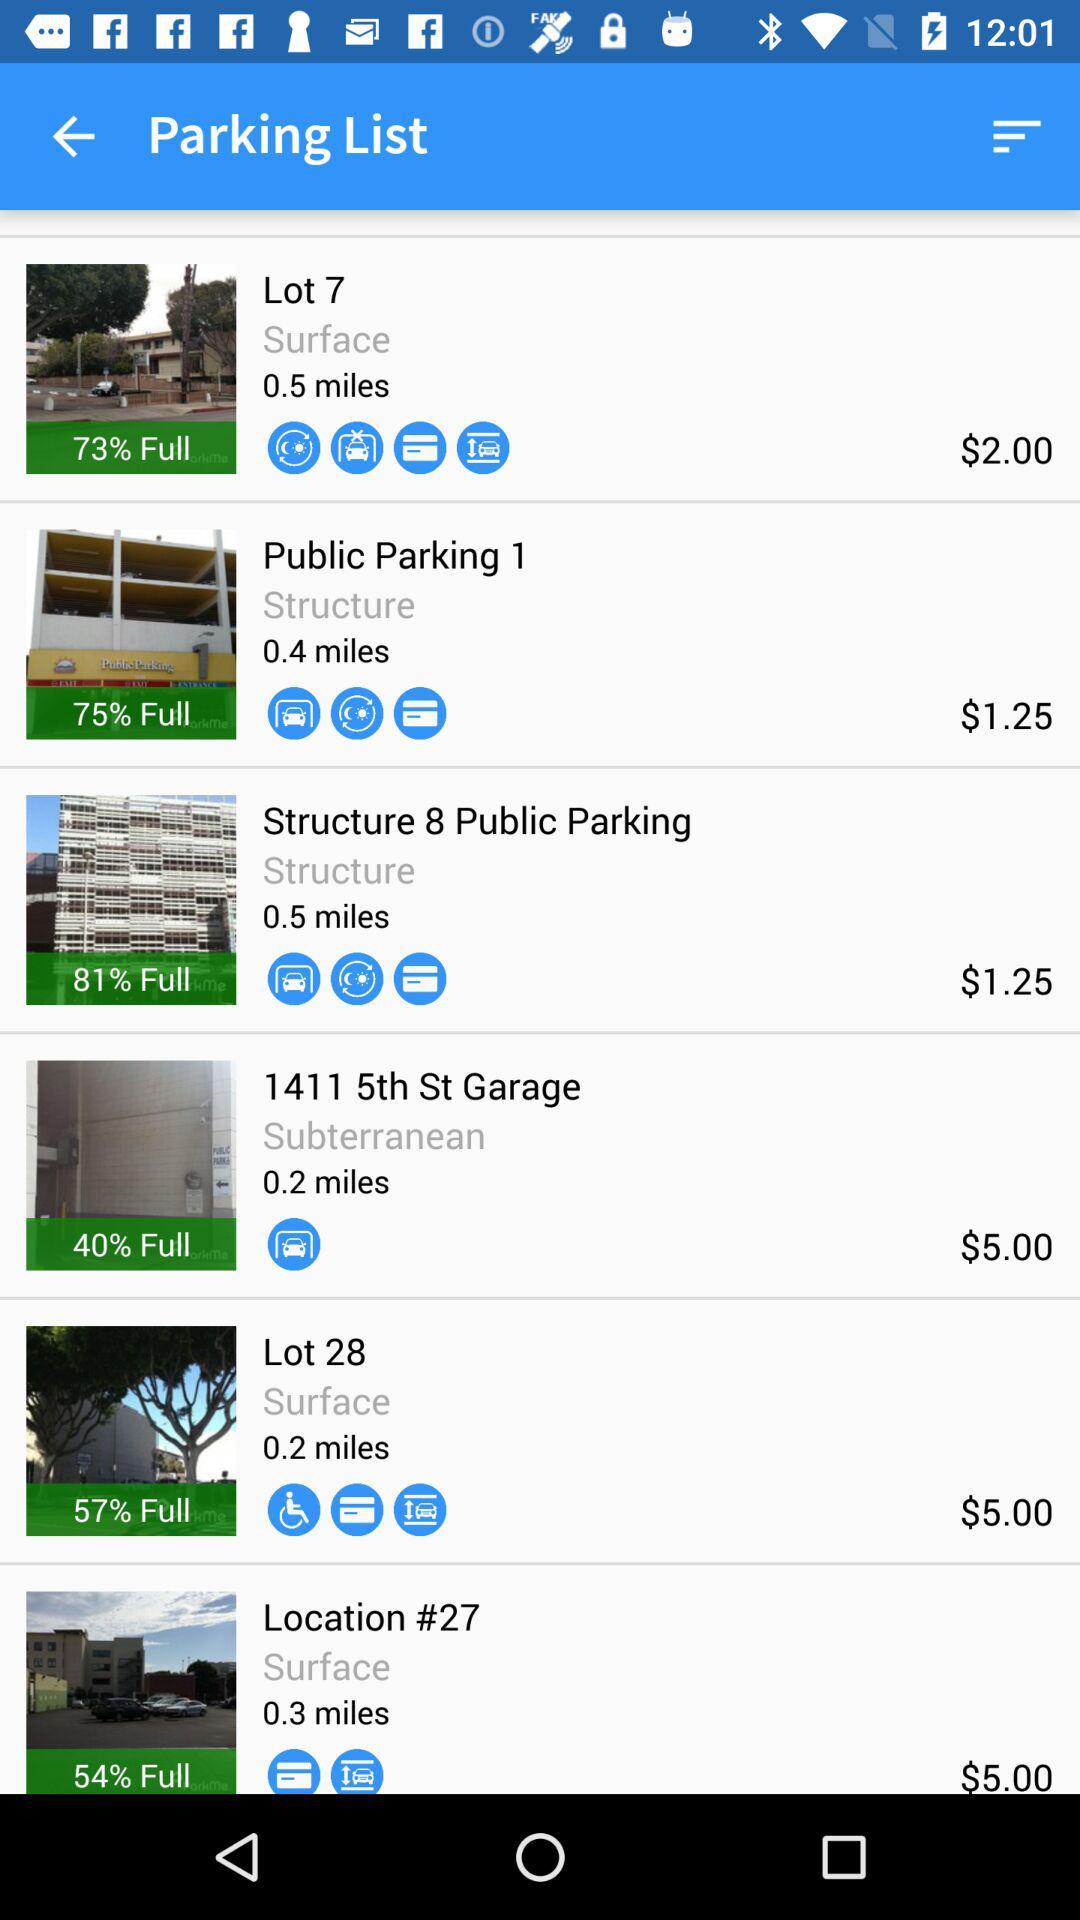 This screenshot has height=1920, width=1080. Describe the element at coordinates (356, 713) in the screenshot. I see `the item below the 0.4 miles item` at that location.